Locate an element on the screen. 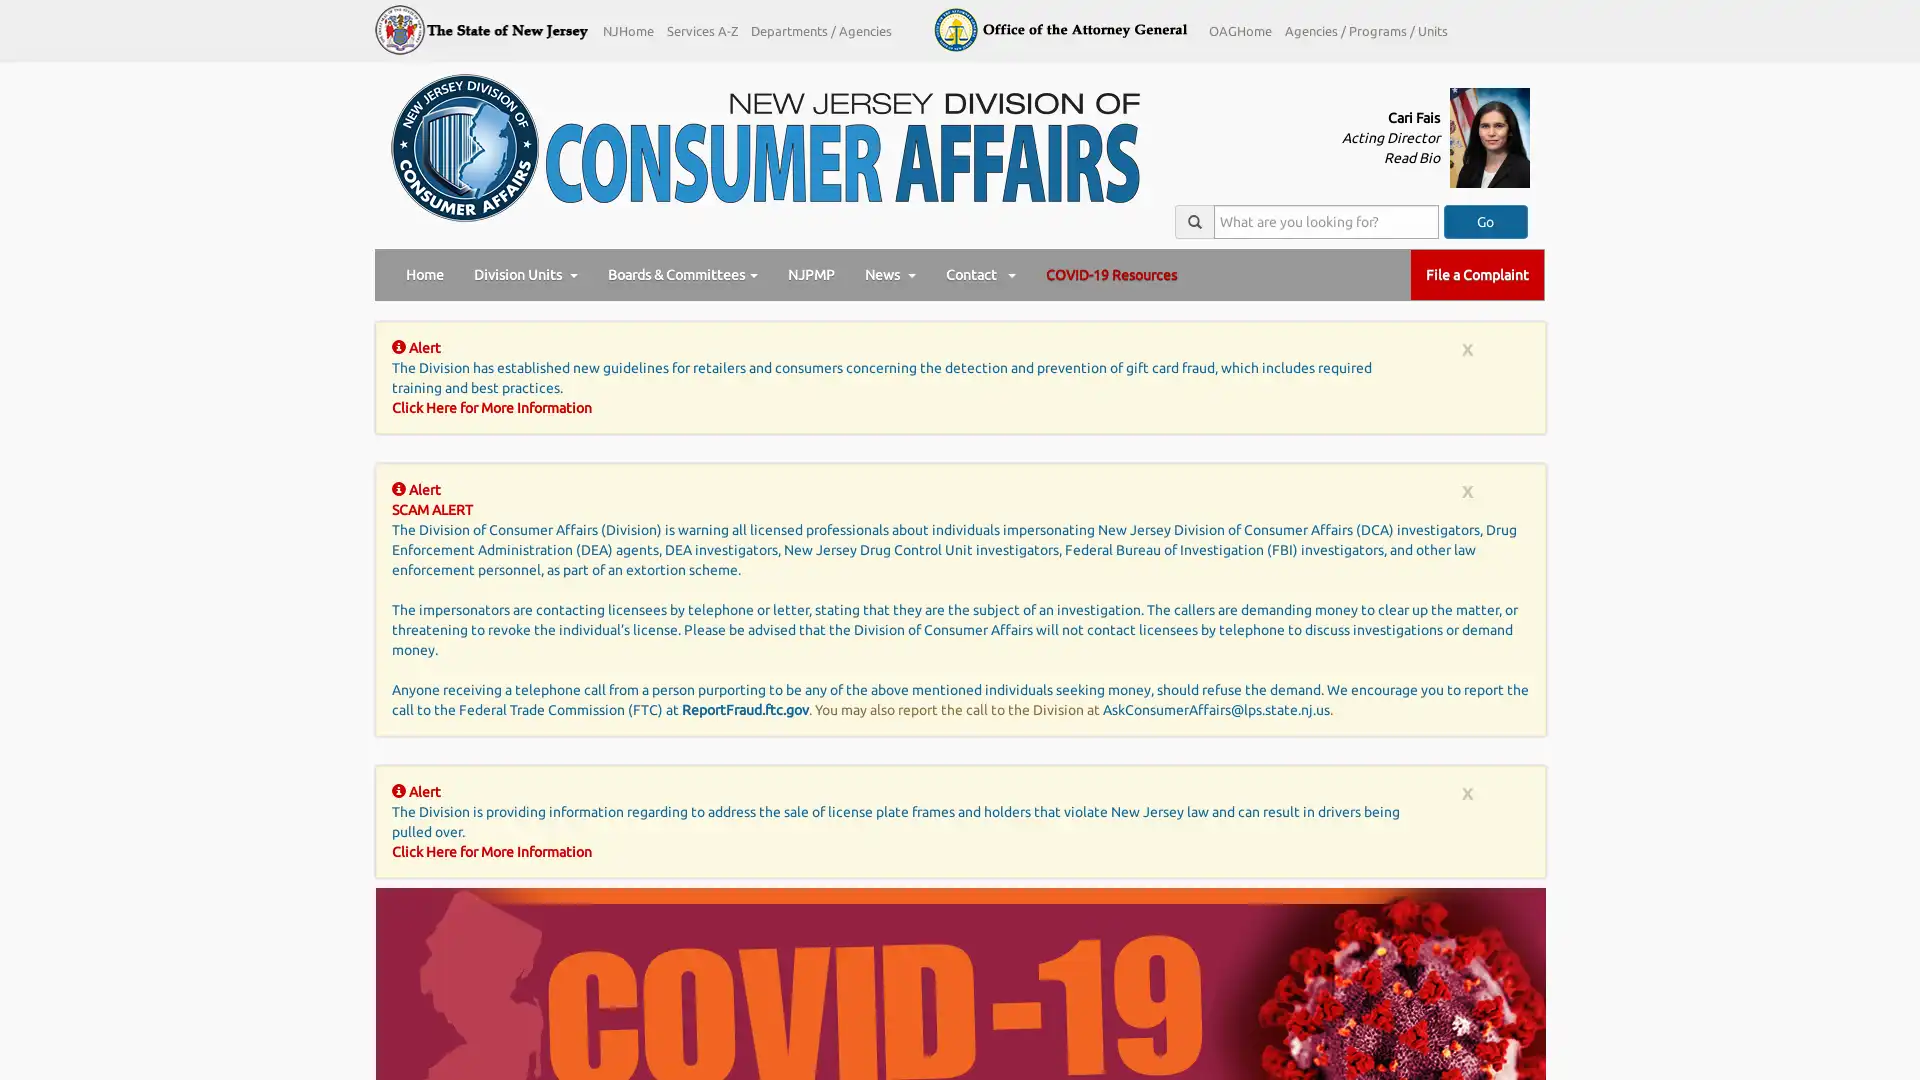 The height and width of the screenshot is (1080, 1920). x is located at coordinates (1467, 347).